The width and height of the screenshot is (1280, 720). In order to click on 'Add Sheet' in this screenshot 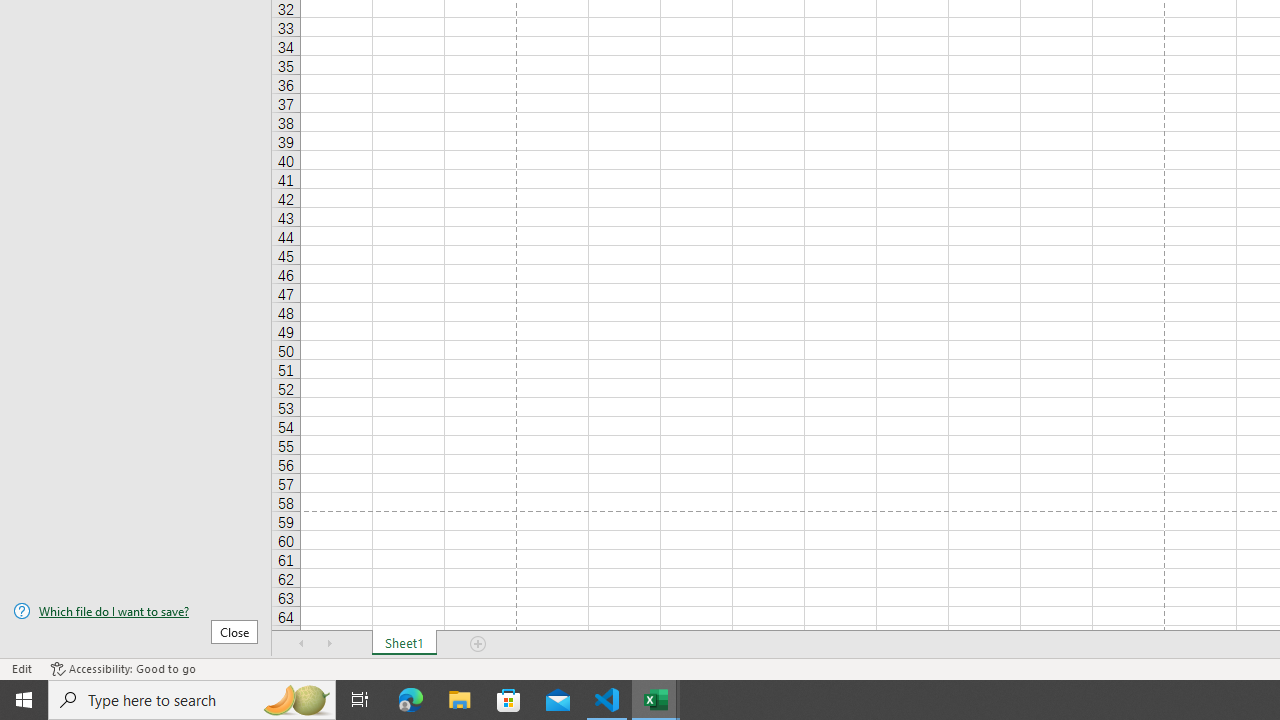, I will do `click(477, 644)`.